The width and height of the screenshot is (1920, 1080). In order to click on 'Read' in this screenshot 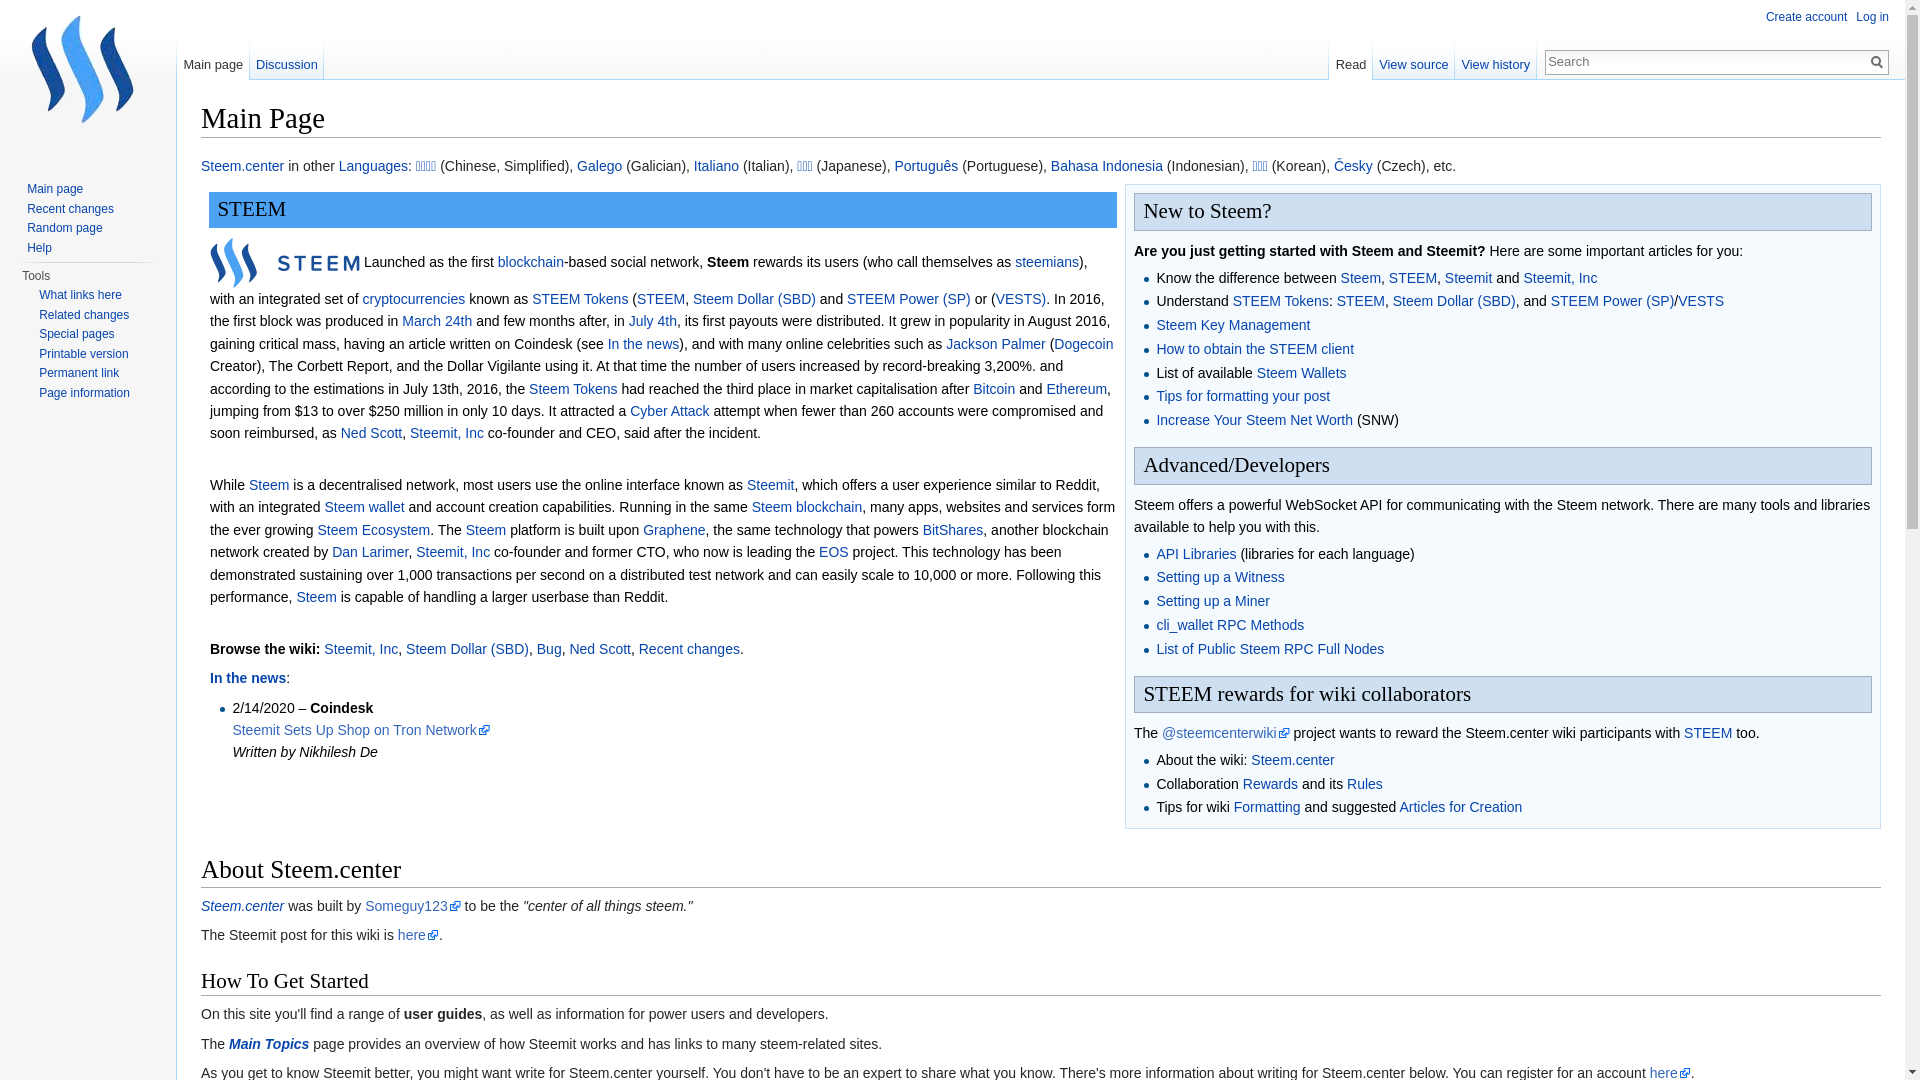, I will do `click(1350, 59)`.